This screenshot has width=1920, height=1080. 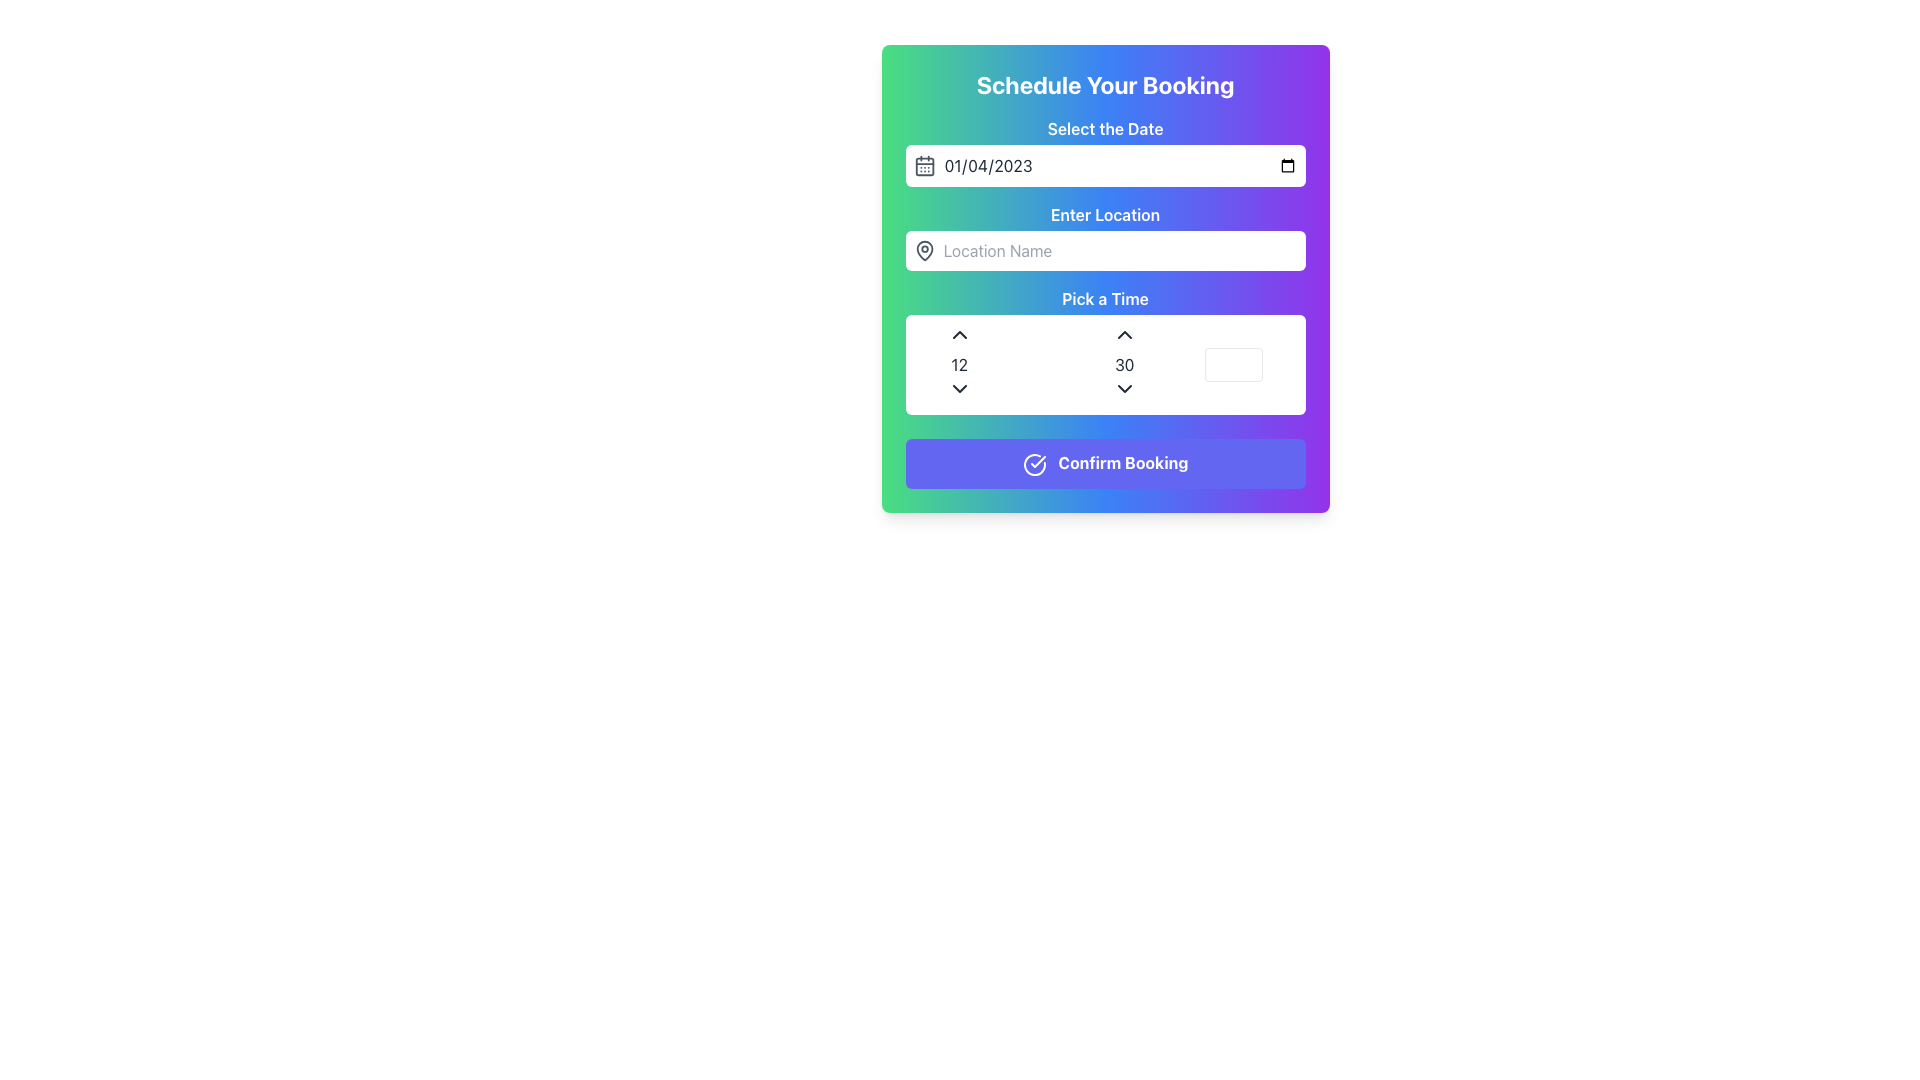 What do you see at coordinates (1034, 464) in the screenshot?
I see `the check mark icon inside the 'Confirm Booking' button, which indicates confirmation or success in the booking process` at bounding box center [1034, 464].